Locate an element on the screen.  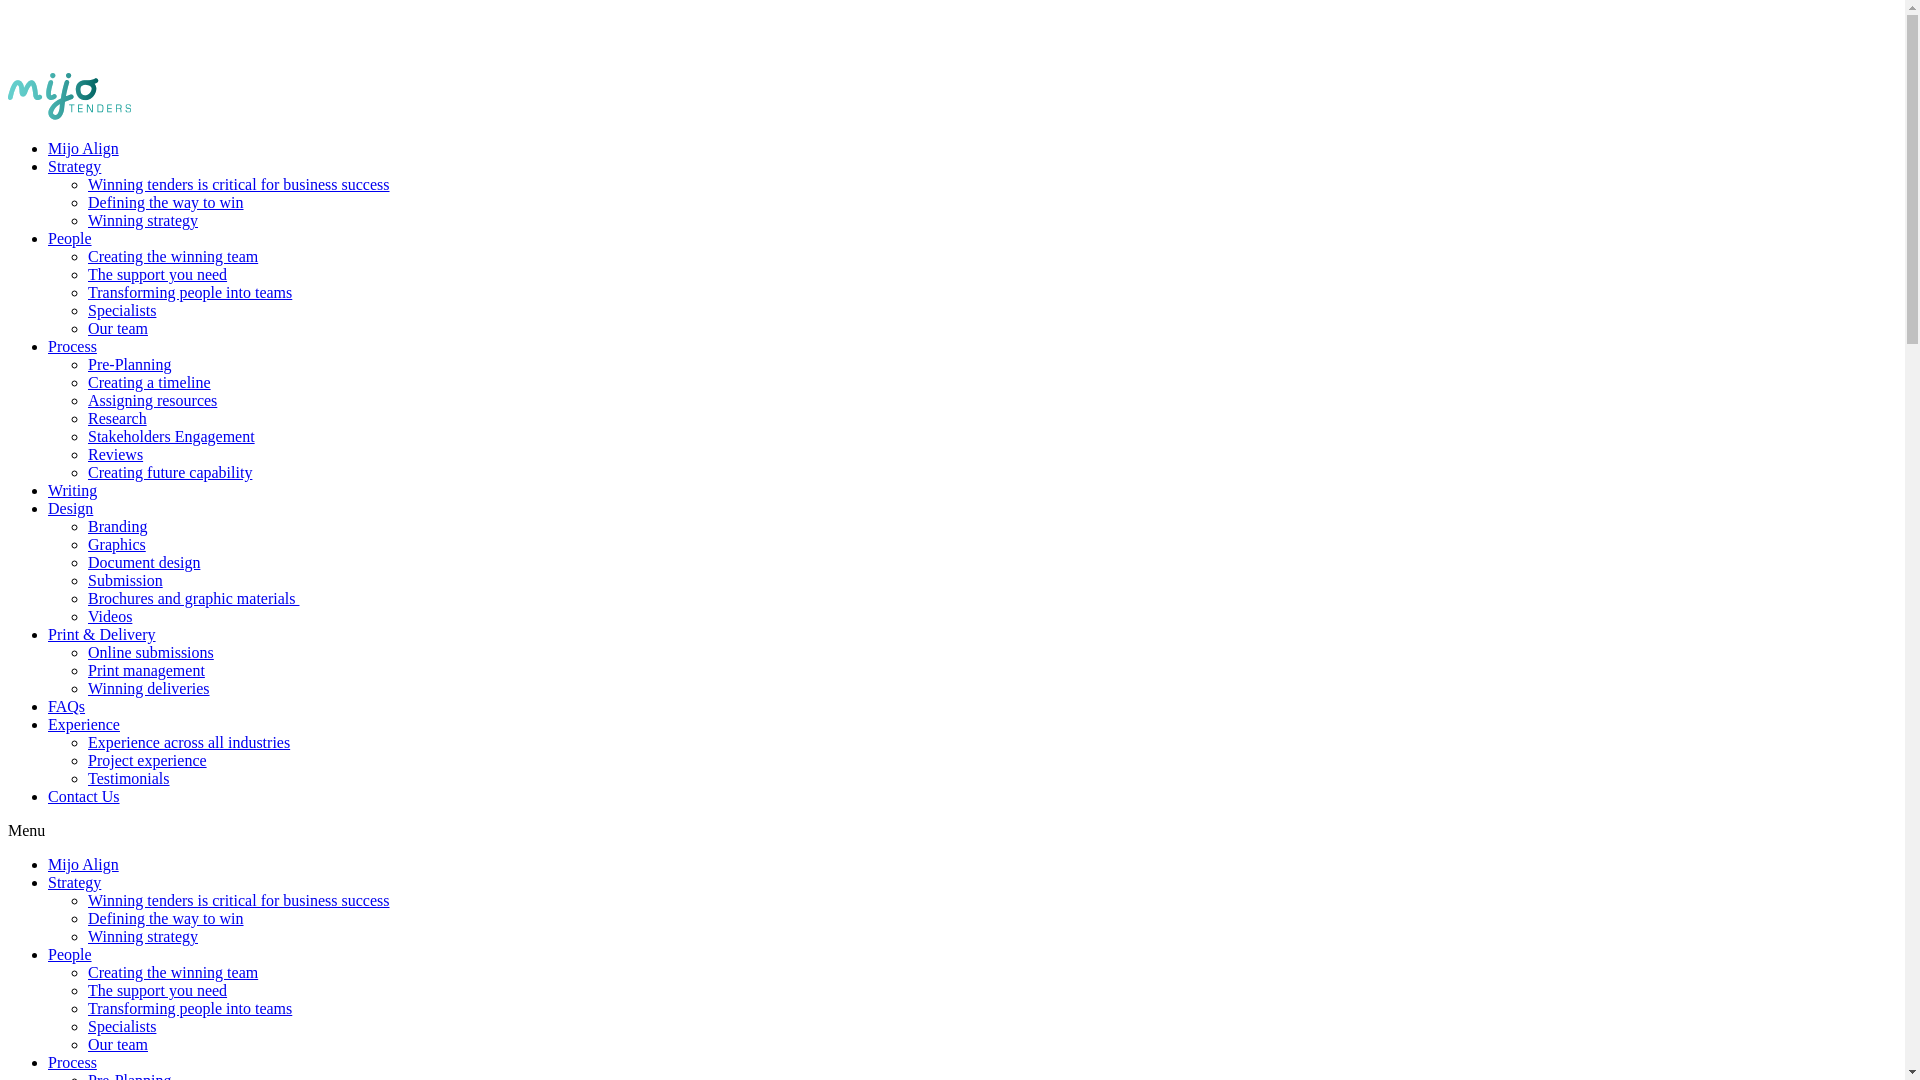
'Experience across all industries' is located at coordinates (188, 742).